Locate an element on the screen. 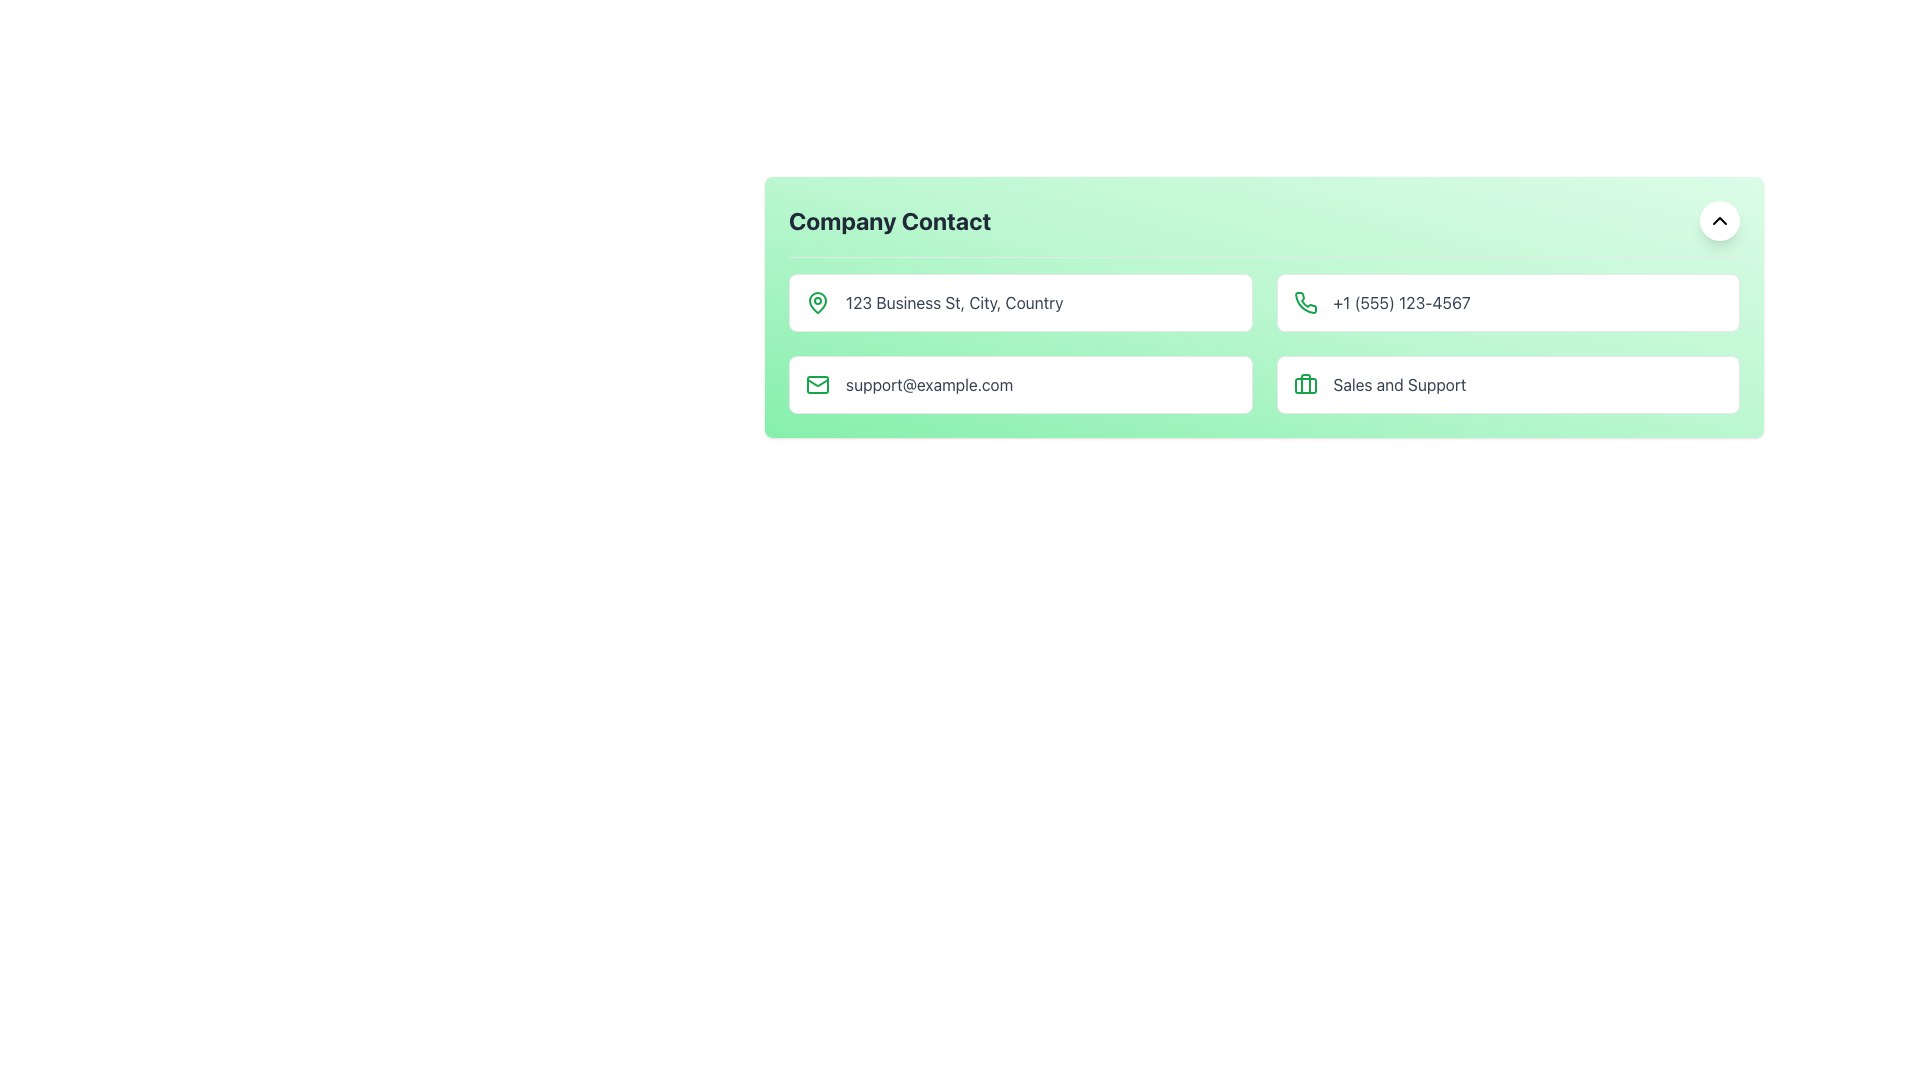 Image resolution: width=1920 pixels, height=1080 pixels. the green phone-shaped icon located to the left of the phone number '+1 (555) 123-4567' in the contact details section is located at coordinates (1305, 302).